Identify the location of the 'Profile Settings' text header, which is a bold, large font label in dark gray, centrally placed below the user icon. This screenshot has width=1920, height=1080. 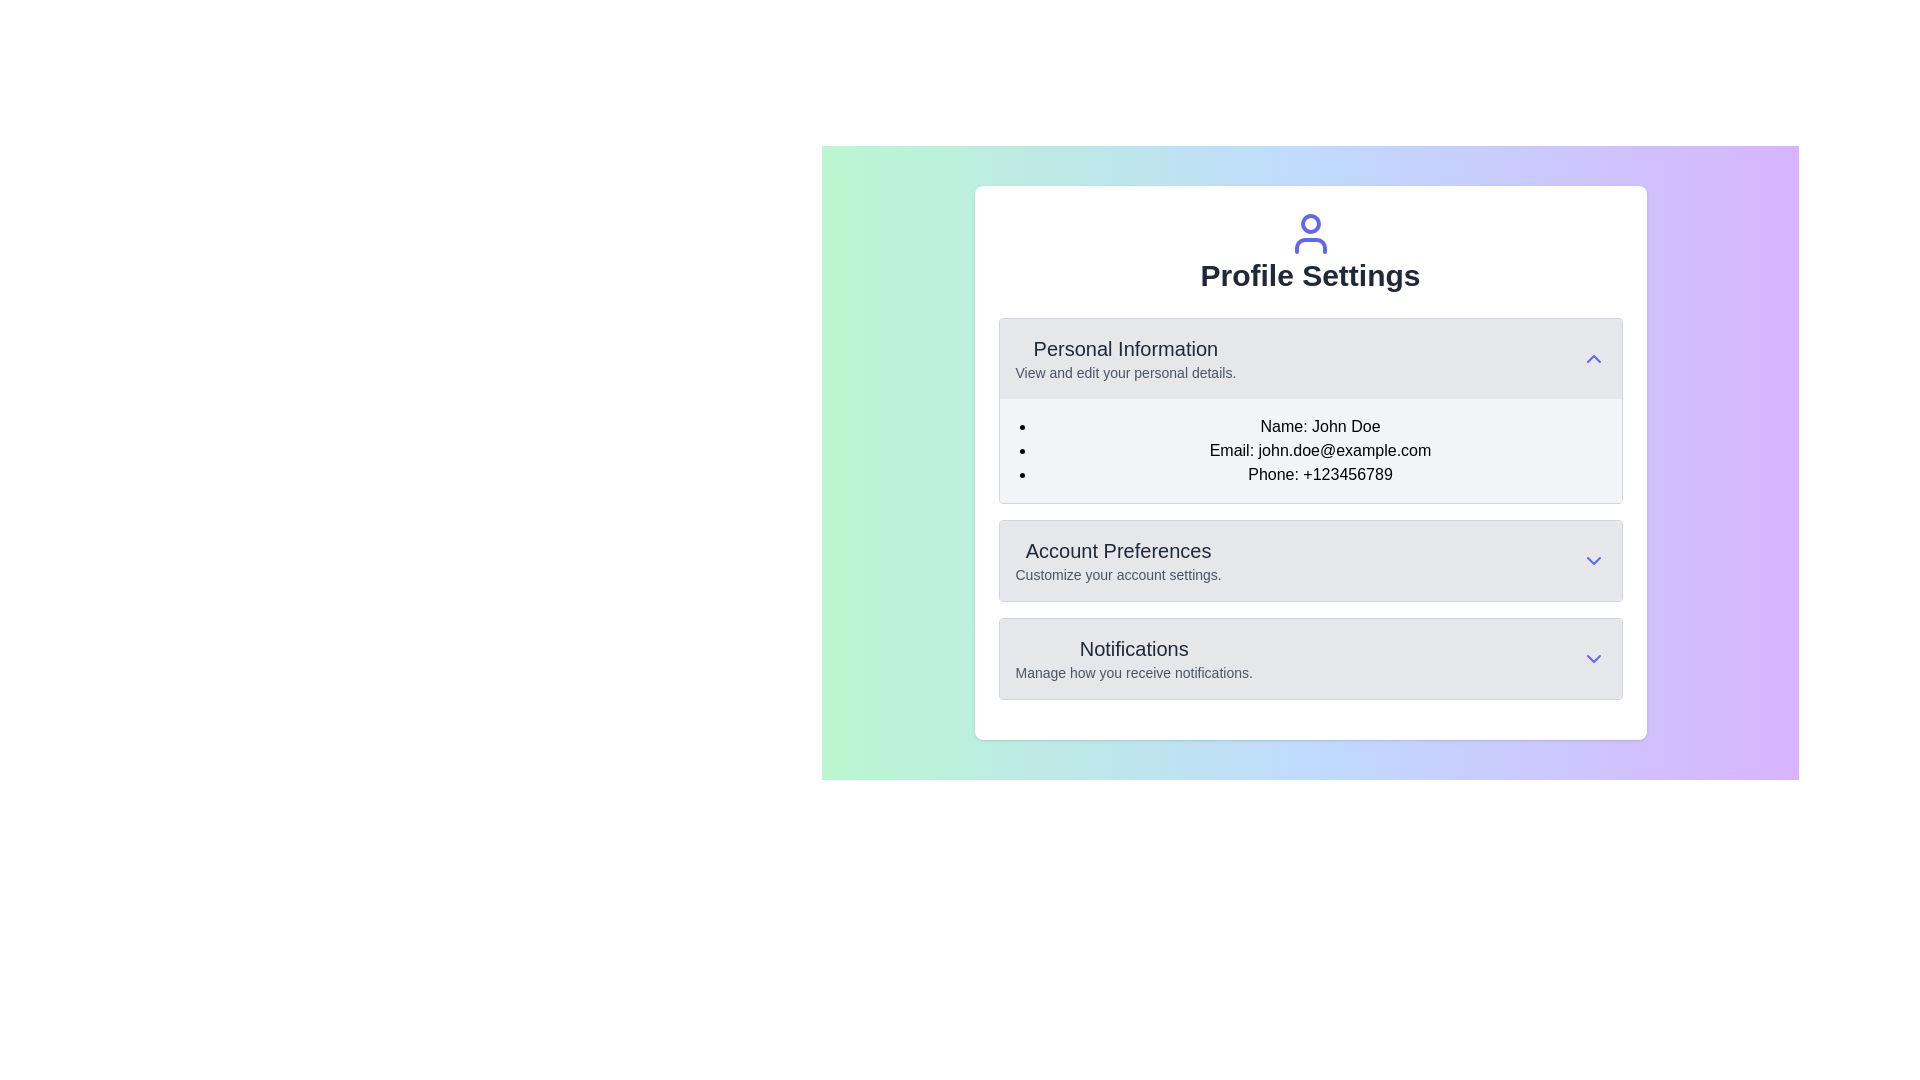
(1310, 276).